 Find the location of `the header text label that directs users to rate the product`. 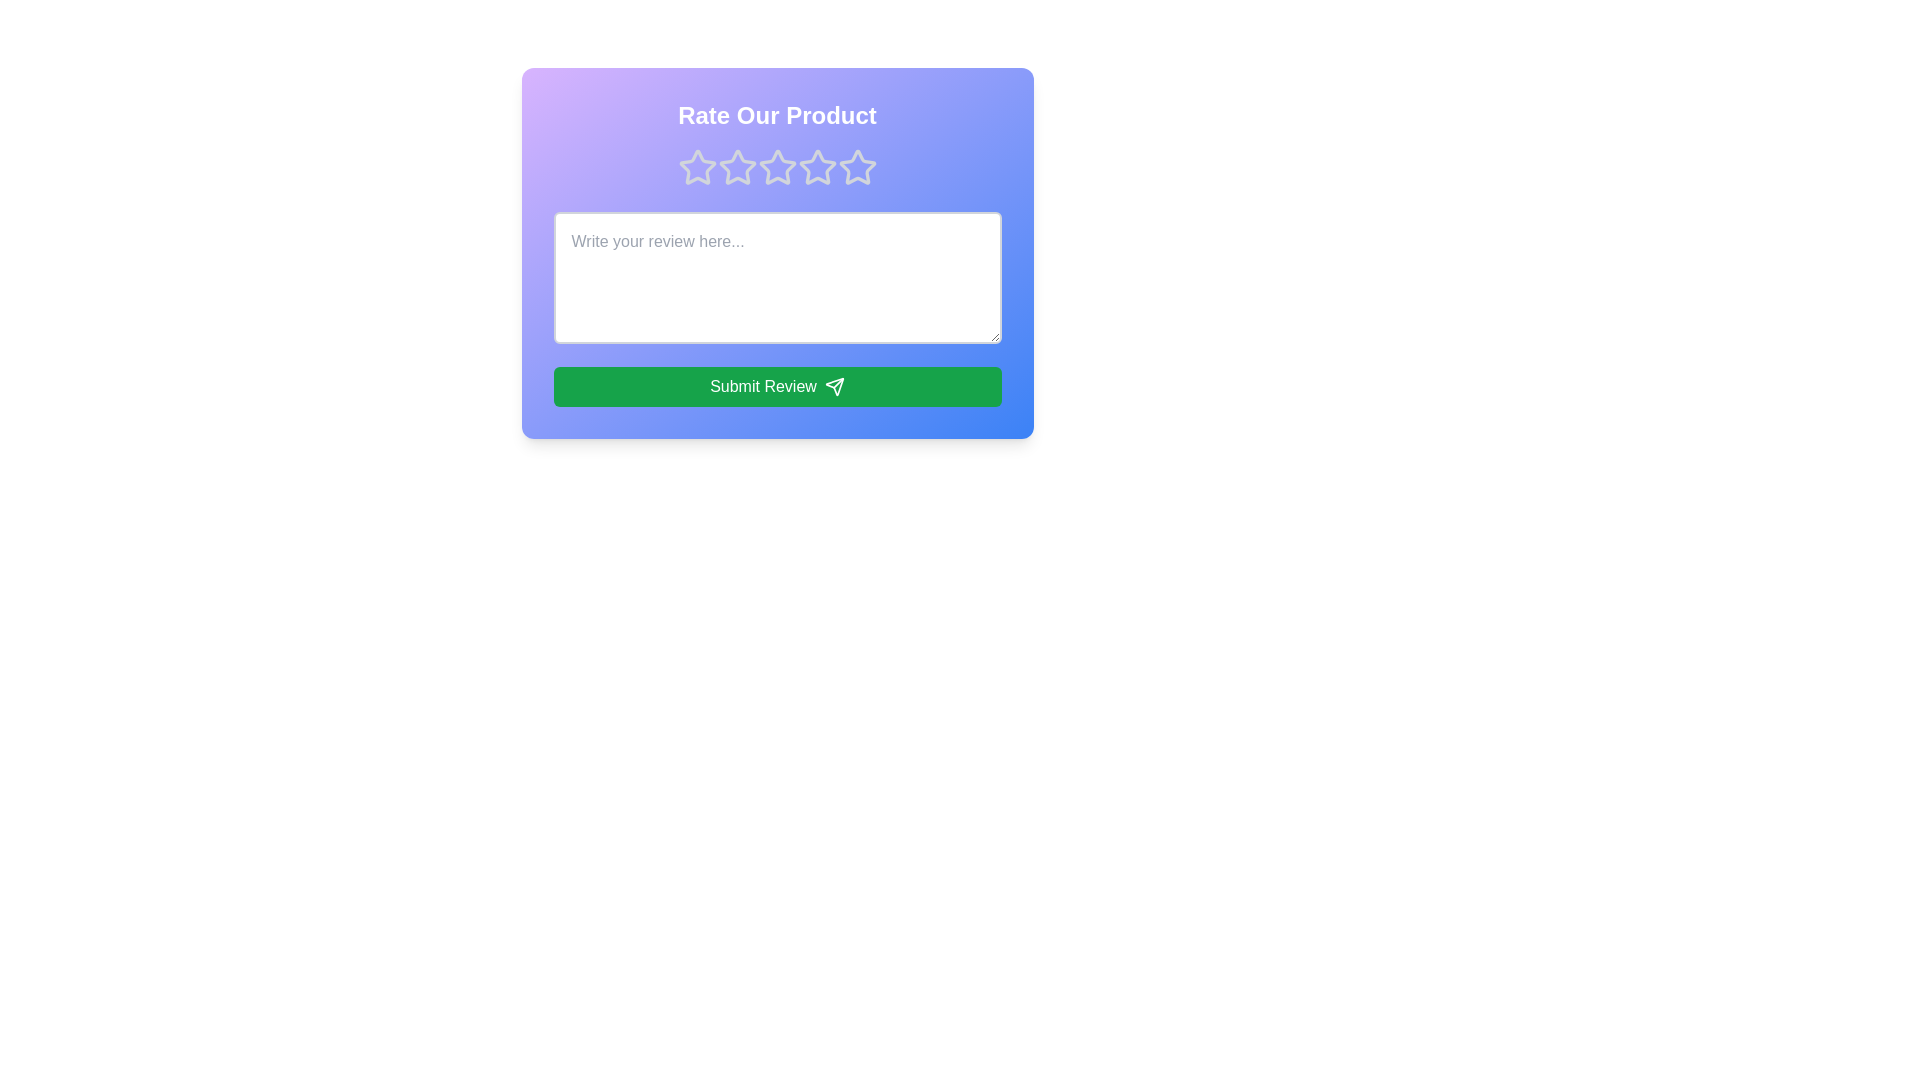

the header text label that directs users to rate the product is located at coordinates (776, 115).